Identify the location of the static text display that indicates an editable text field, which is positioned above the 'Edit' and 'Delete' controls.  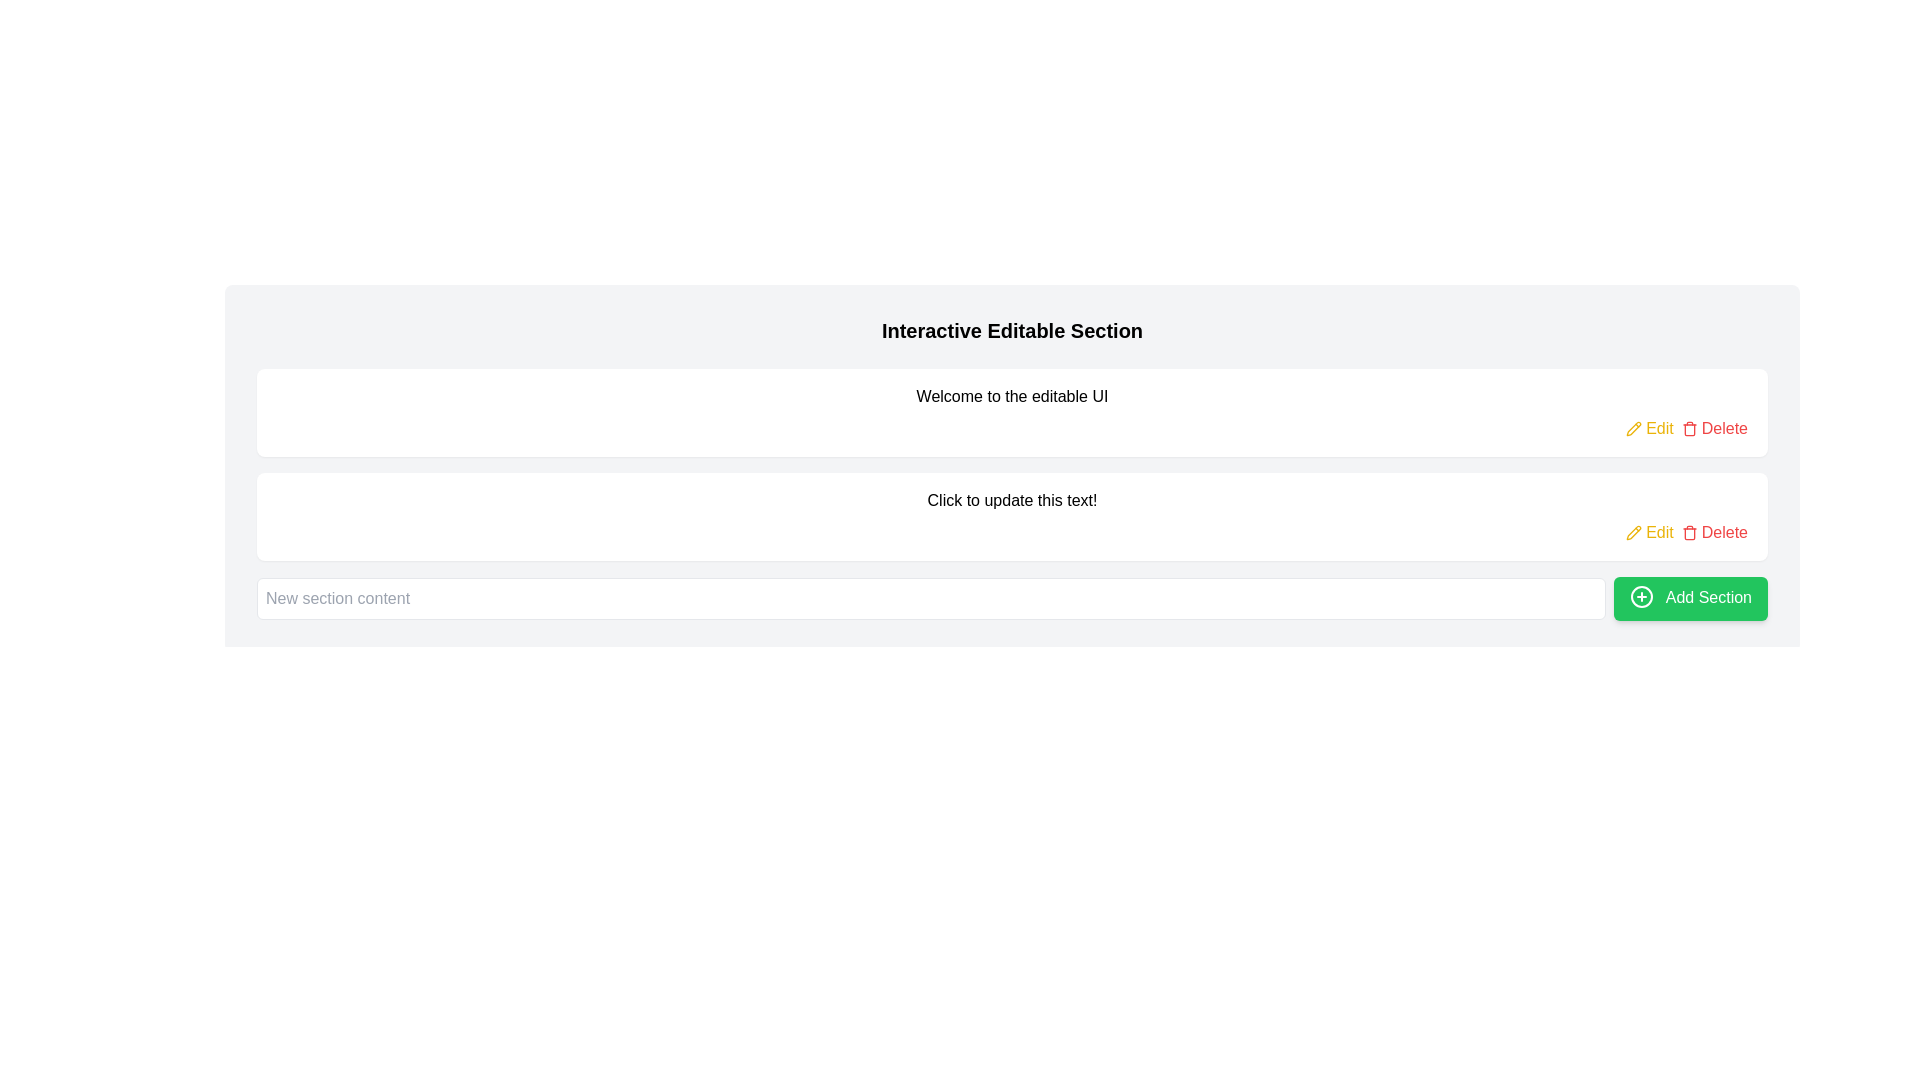
(1012, 500).